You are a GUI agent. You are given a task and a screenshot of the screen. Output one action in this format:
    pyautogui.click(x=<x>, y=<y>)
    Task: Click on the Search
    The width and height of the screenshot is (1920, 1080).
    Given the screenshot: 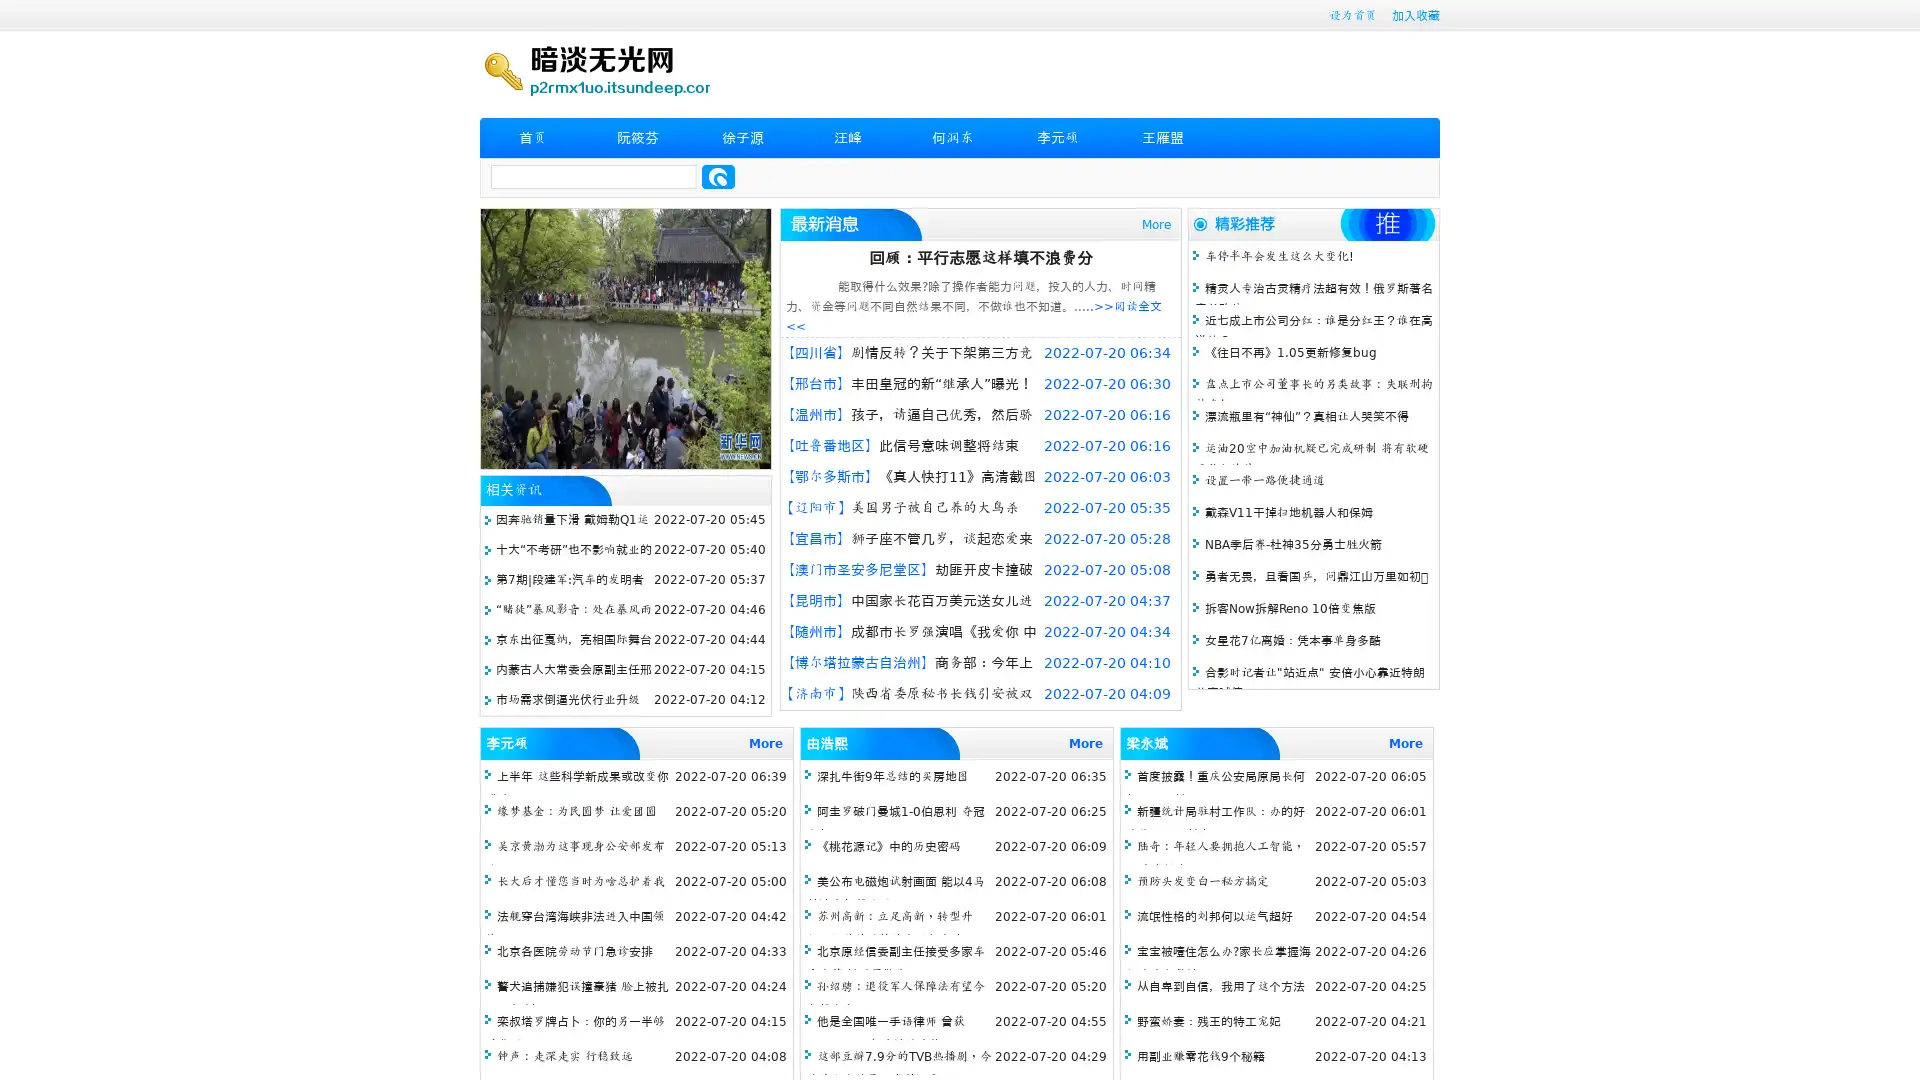 What is the action you would take?
    pyautogui.click(x=718, y=176)
    